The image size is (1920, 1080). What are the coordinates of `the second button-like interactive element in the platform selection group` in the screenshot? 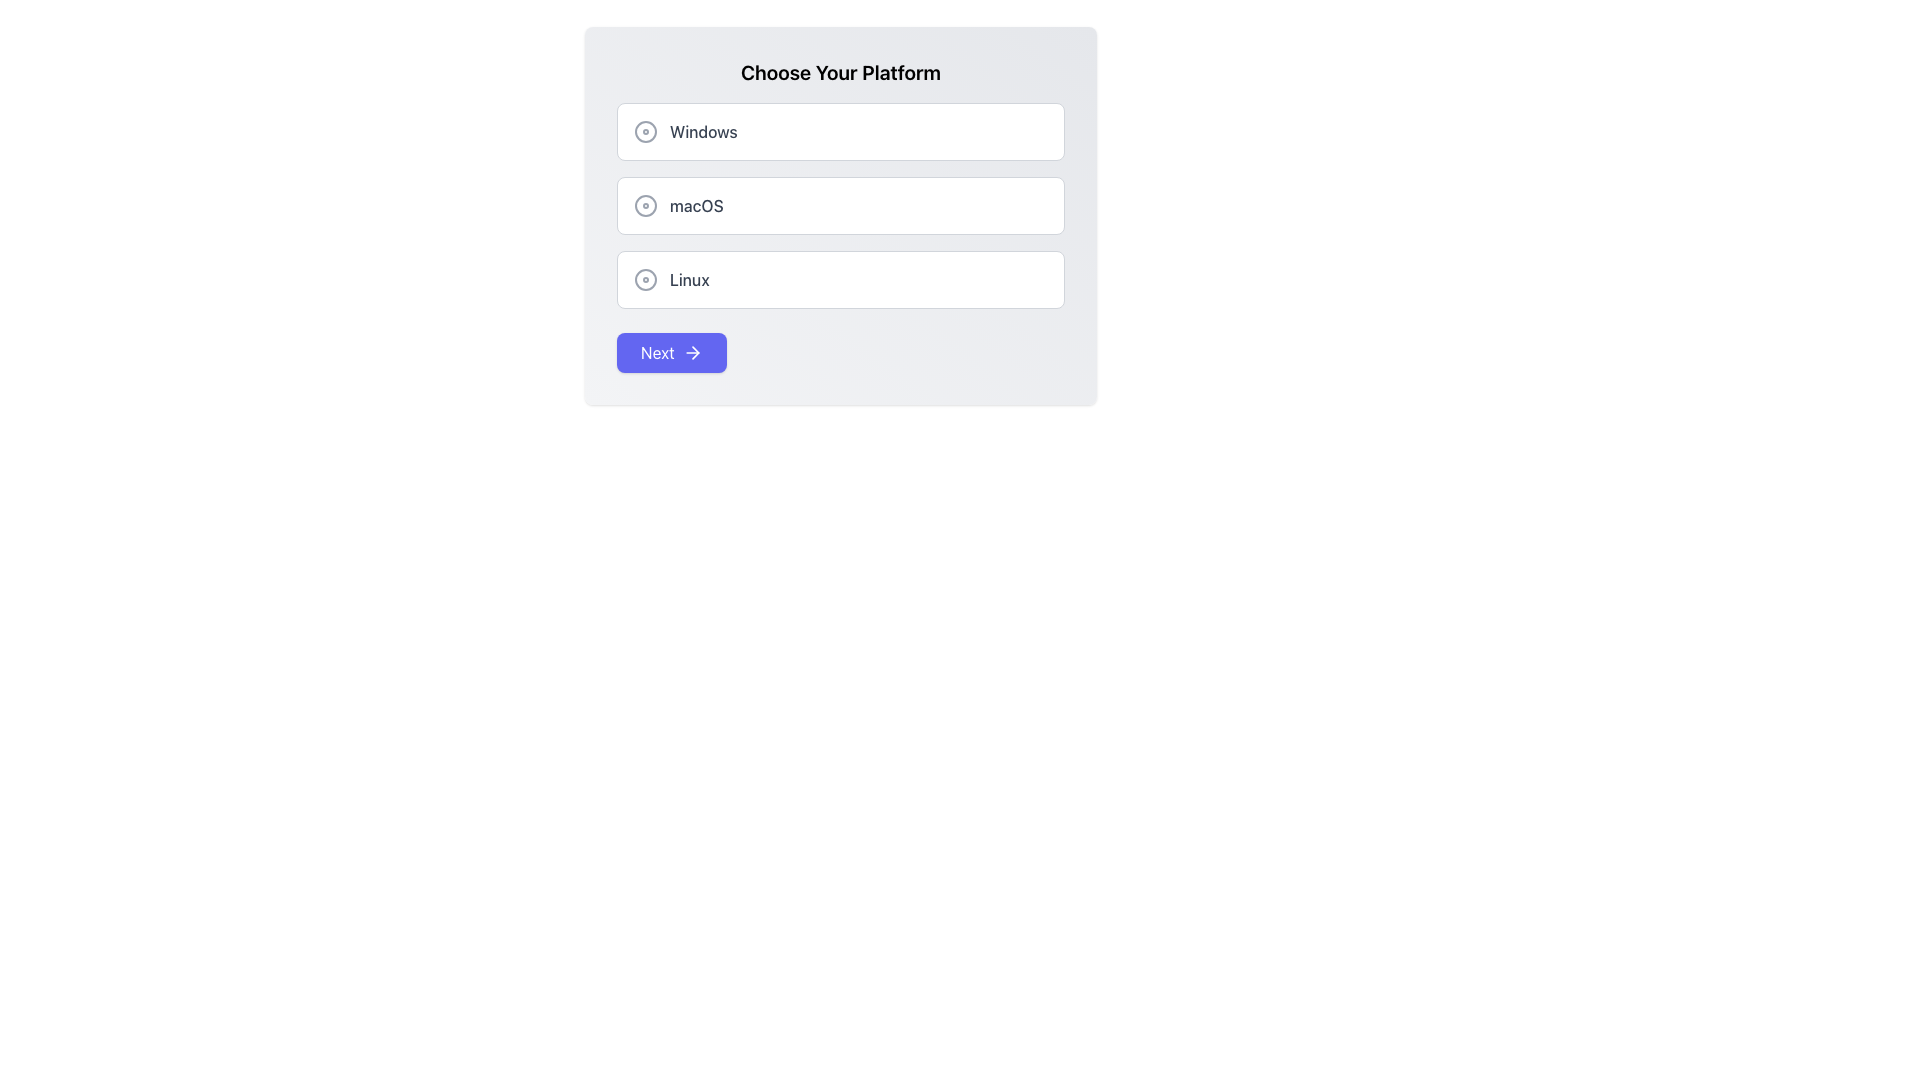 It's located at (840, 216).